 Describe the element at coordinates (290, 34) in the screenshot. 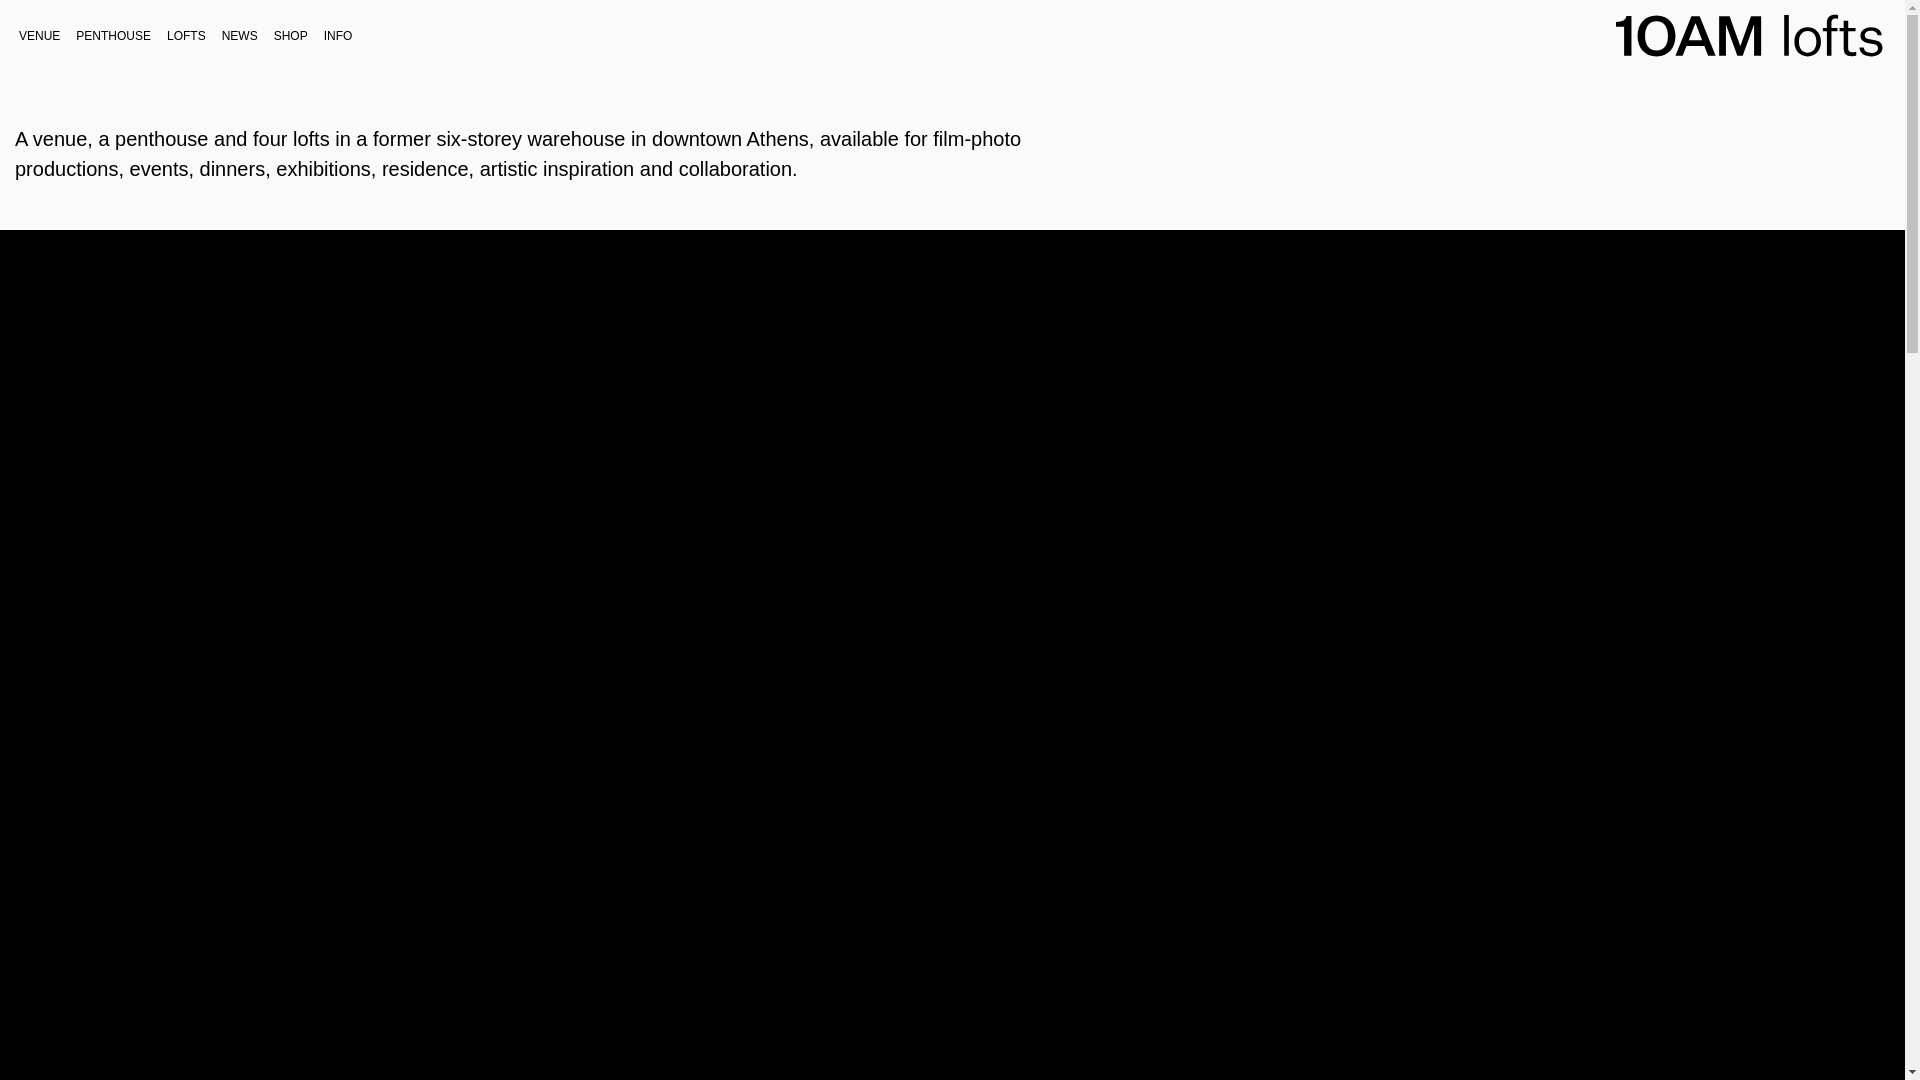

I see `'SHOP'` at that location.